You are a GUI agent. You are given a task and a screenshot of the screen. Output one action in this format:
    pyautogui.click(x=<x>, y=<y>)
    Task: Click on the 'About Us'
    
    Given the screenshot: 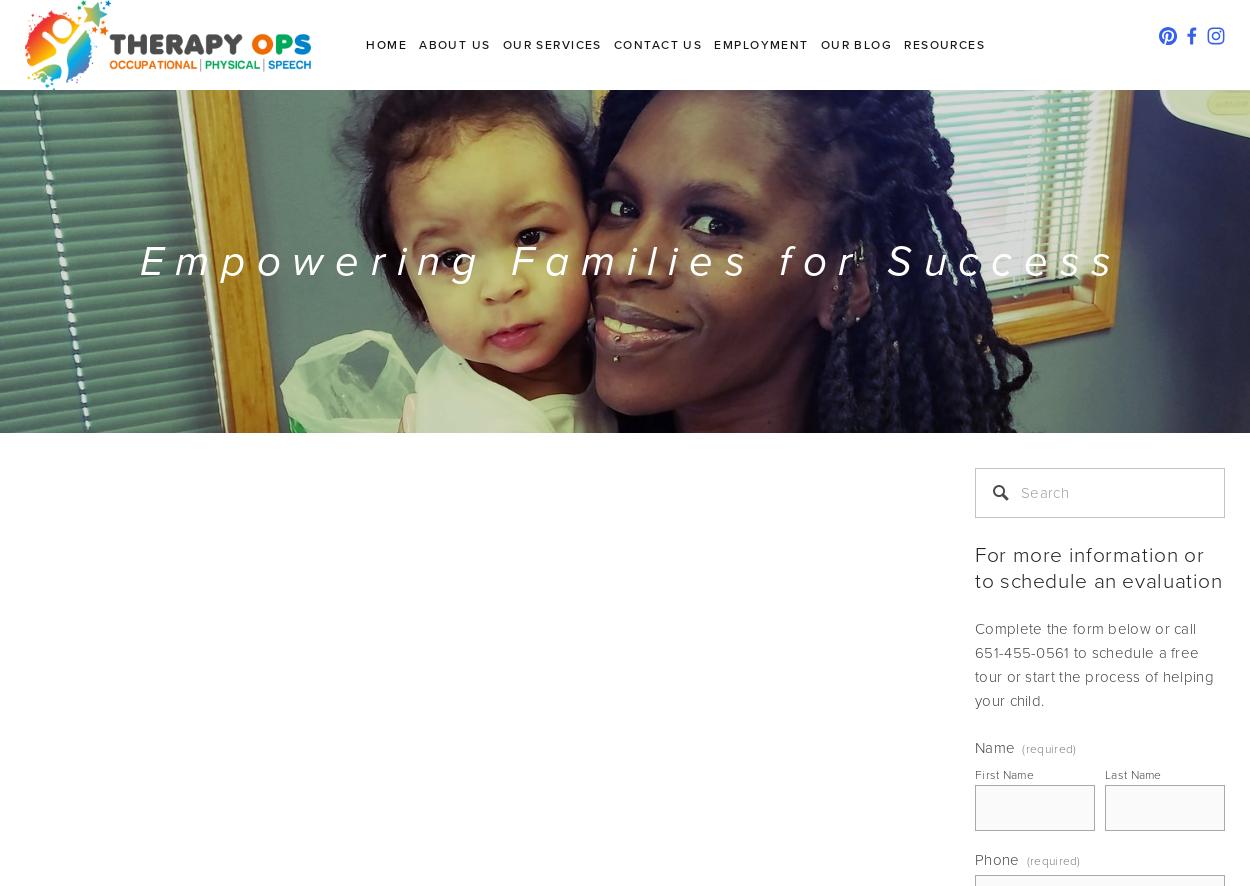 What is the action you would take?
    pyautogui.click(x=453, y=44)
    